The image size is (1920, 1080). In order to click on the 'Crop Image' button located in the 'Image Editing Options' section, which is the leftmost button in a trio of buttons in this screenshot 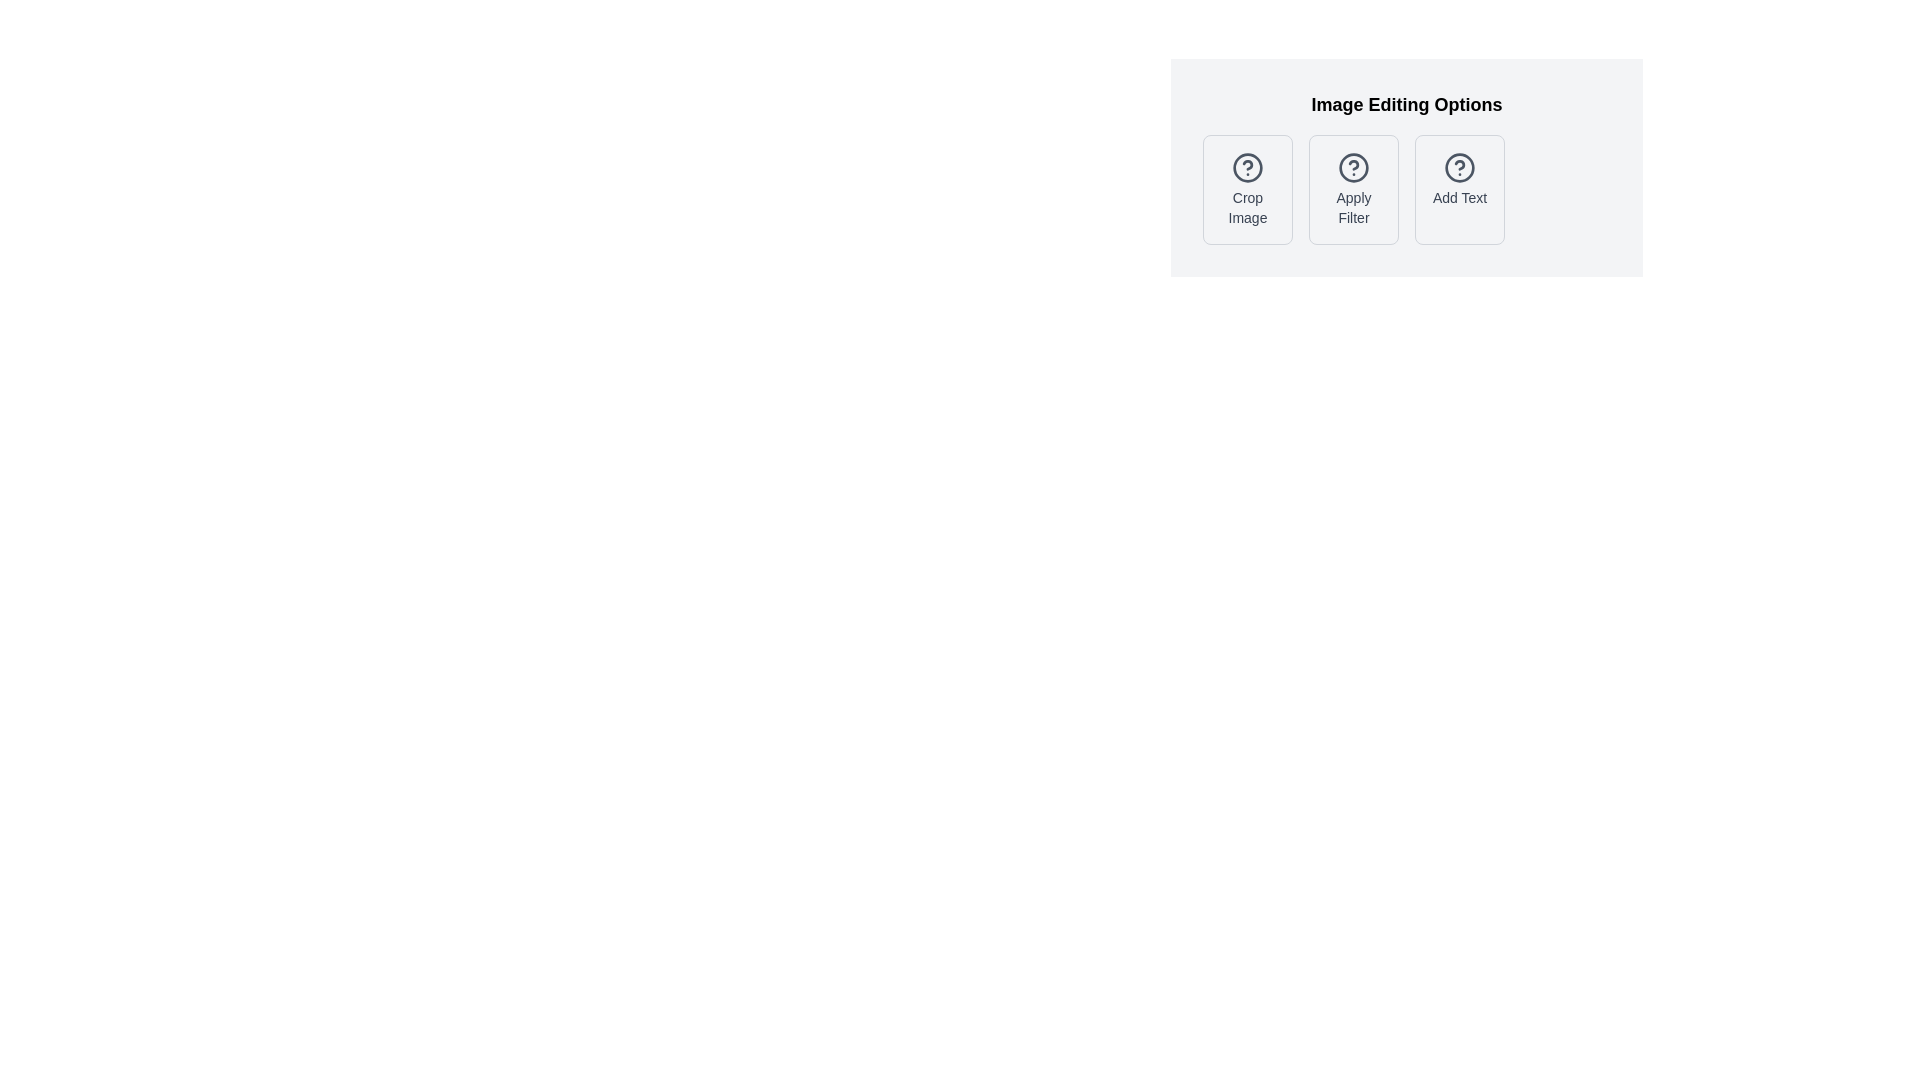, I will do `click(1247, 189)`.